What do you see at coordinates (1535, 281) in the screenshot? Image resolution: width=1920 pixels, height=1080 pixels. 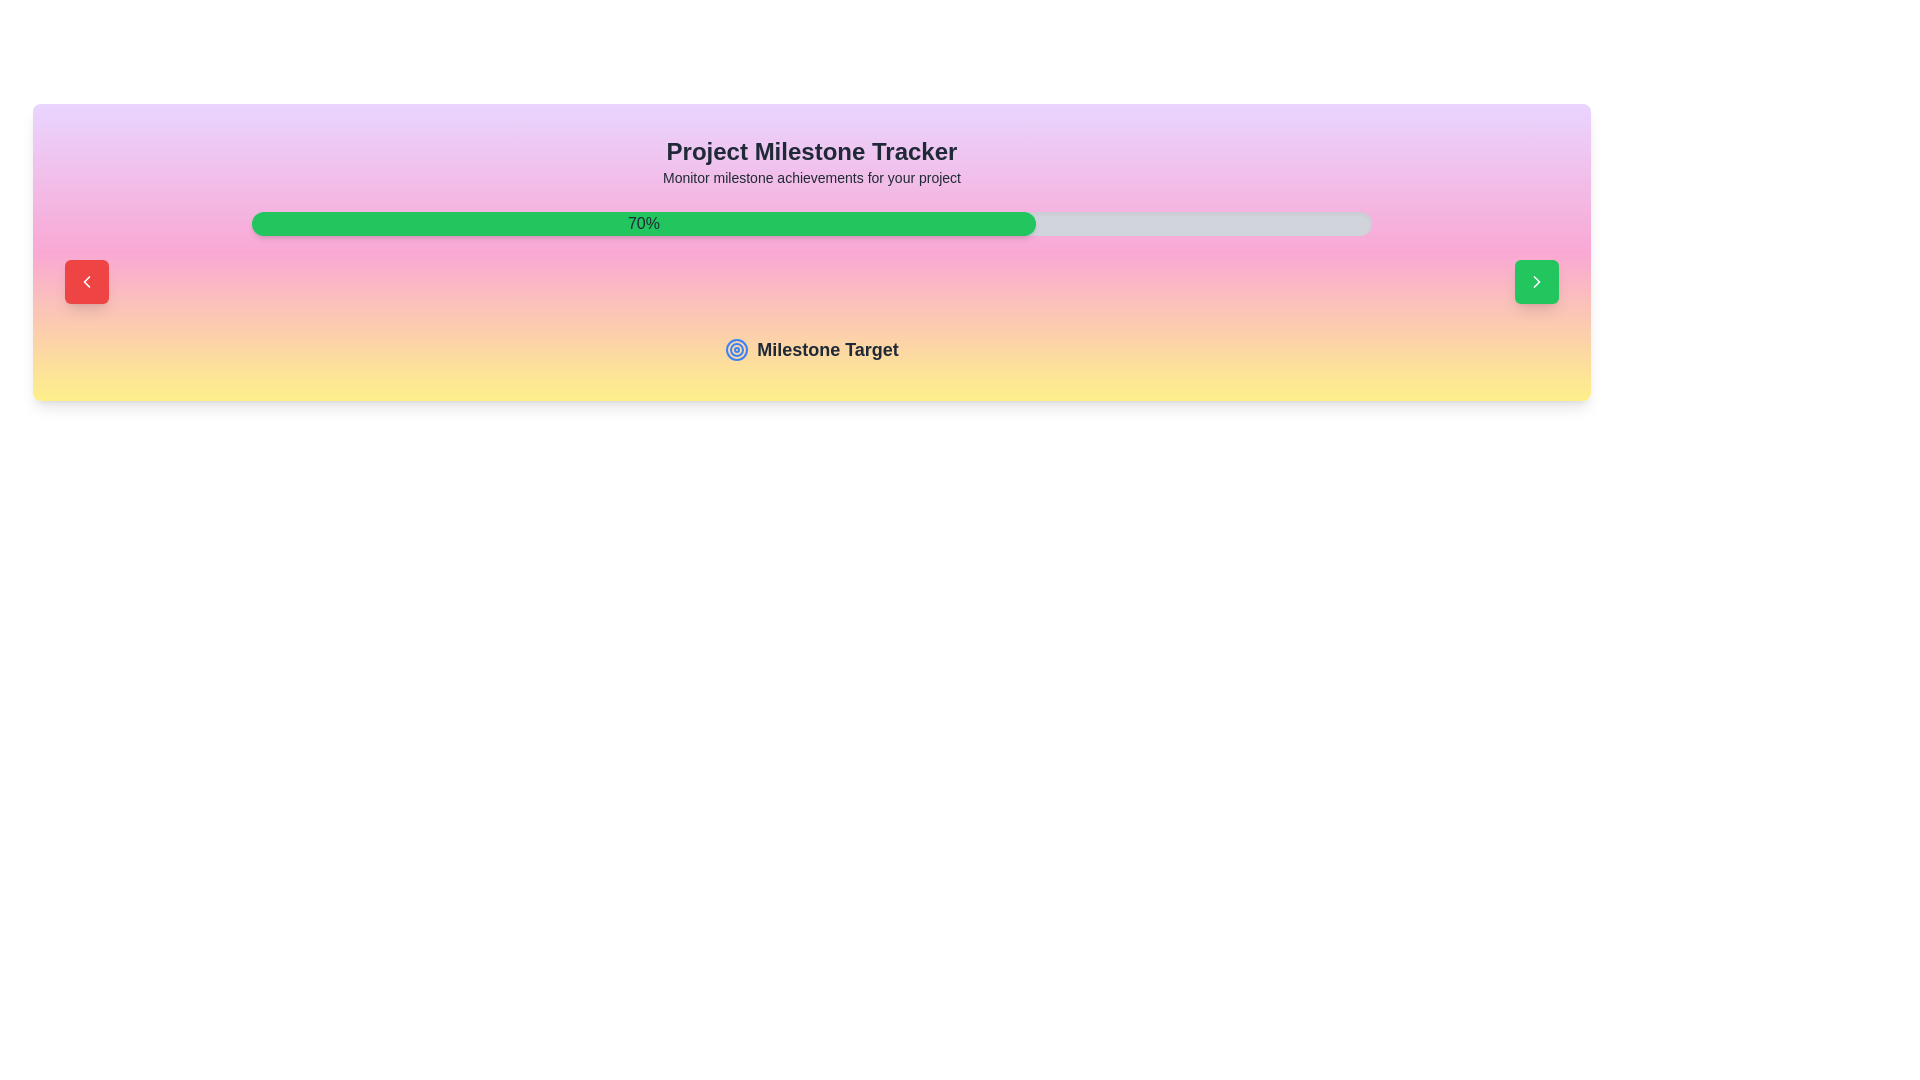 I see `the right-pointing arrow icon, which is styled as a stroke outline in a green square` at bounding box center [1535, 281].